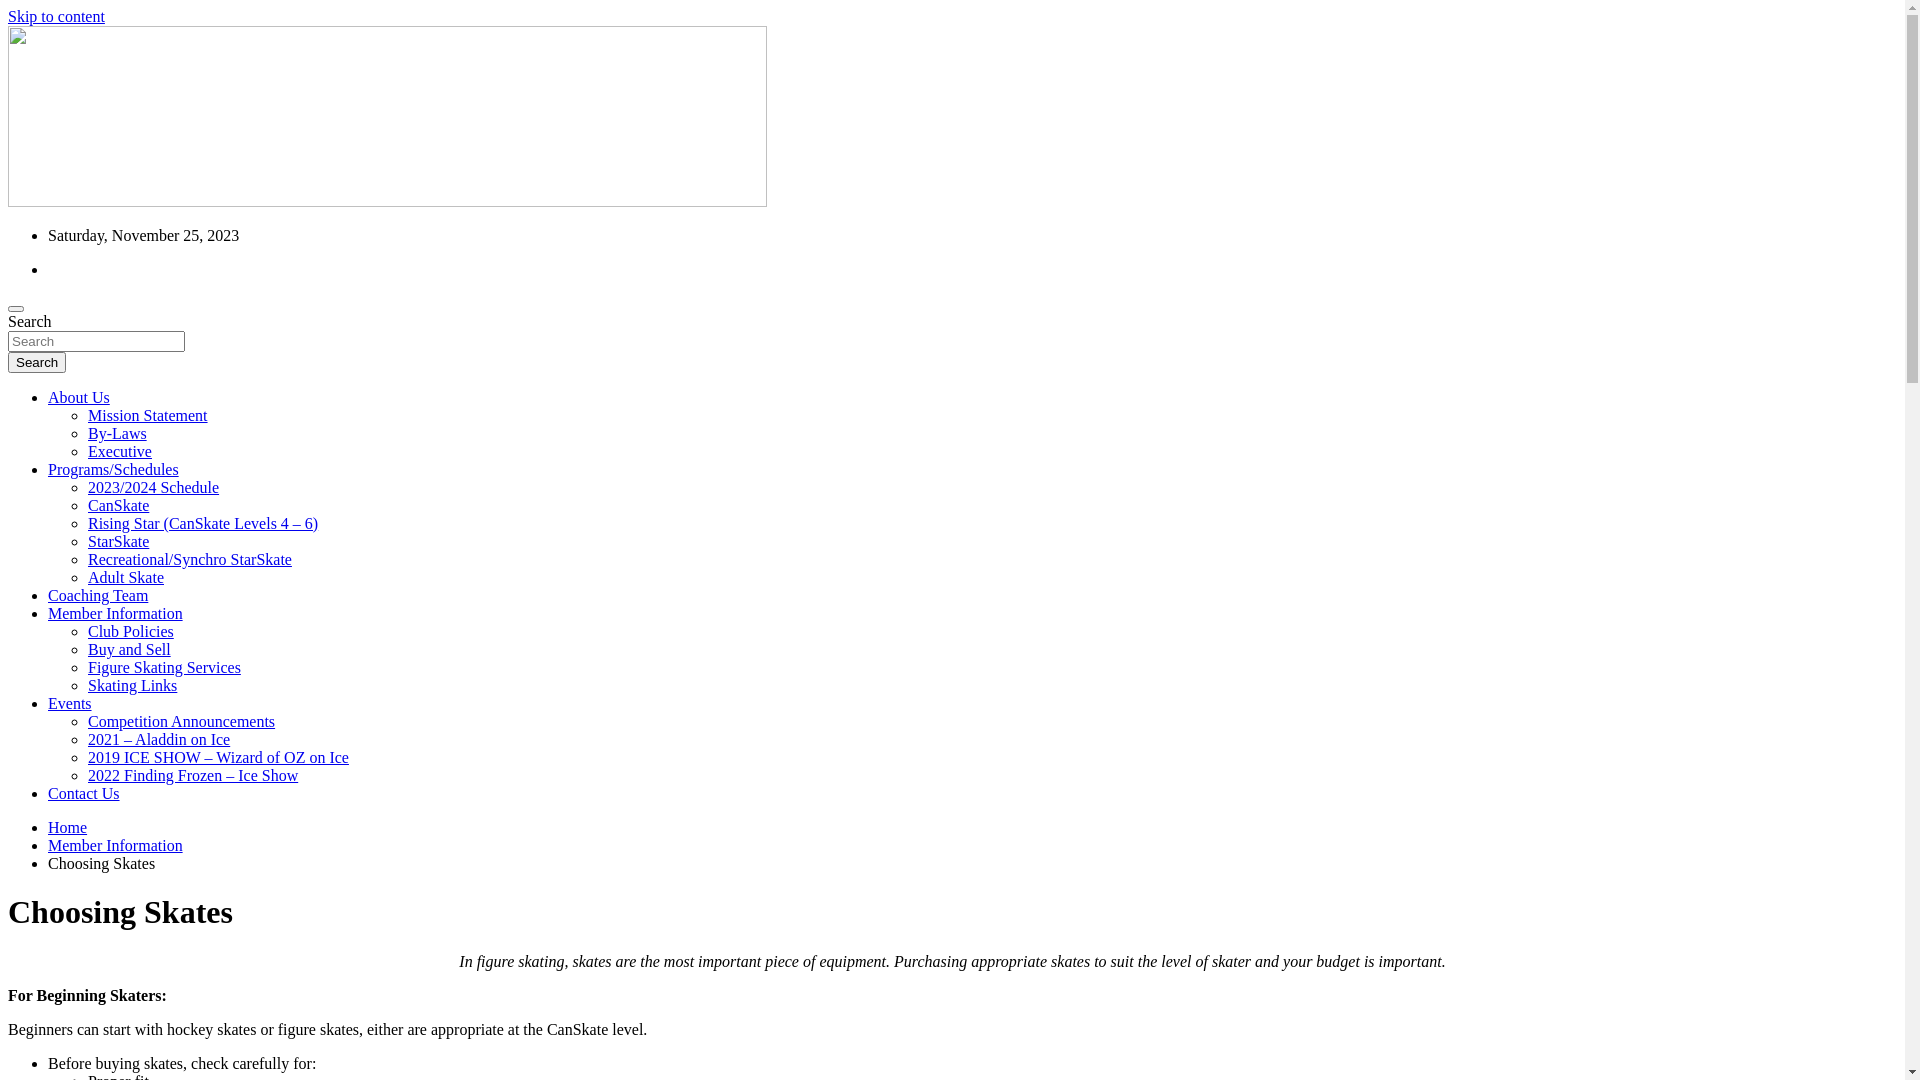  What do you see at coordinates (117, 504) in the screenshot?
I see `'CanSkate'` at bounding box center [117, 504].